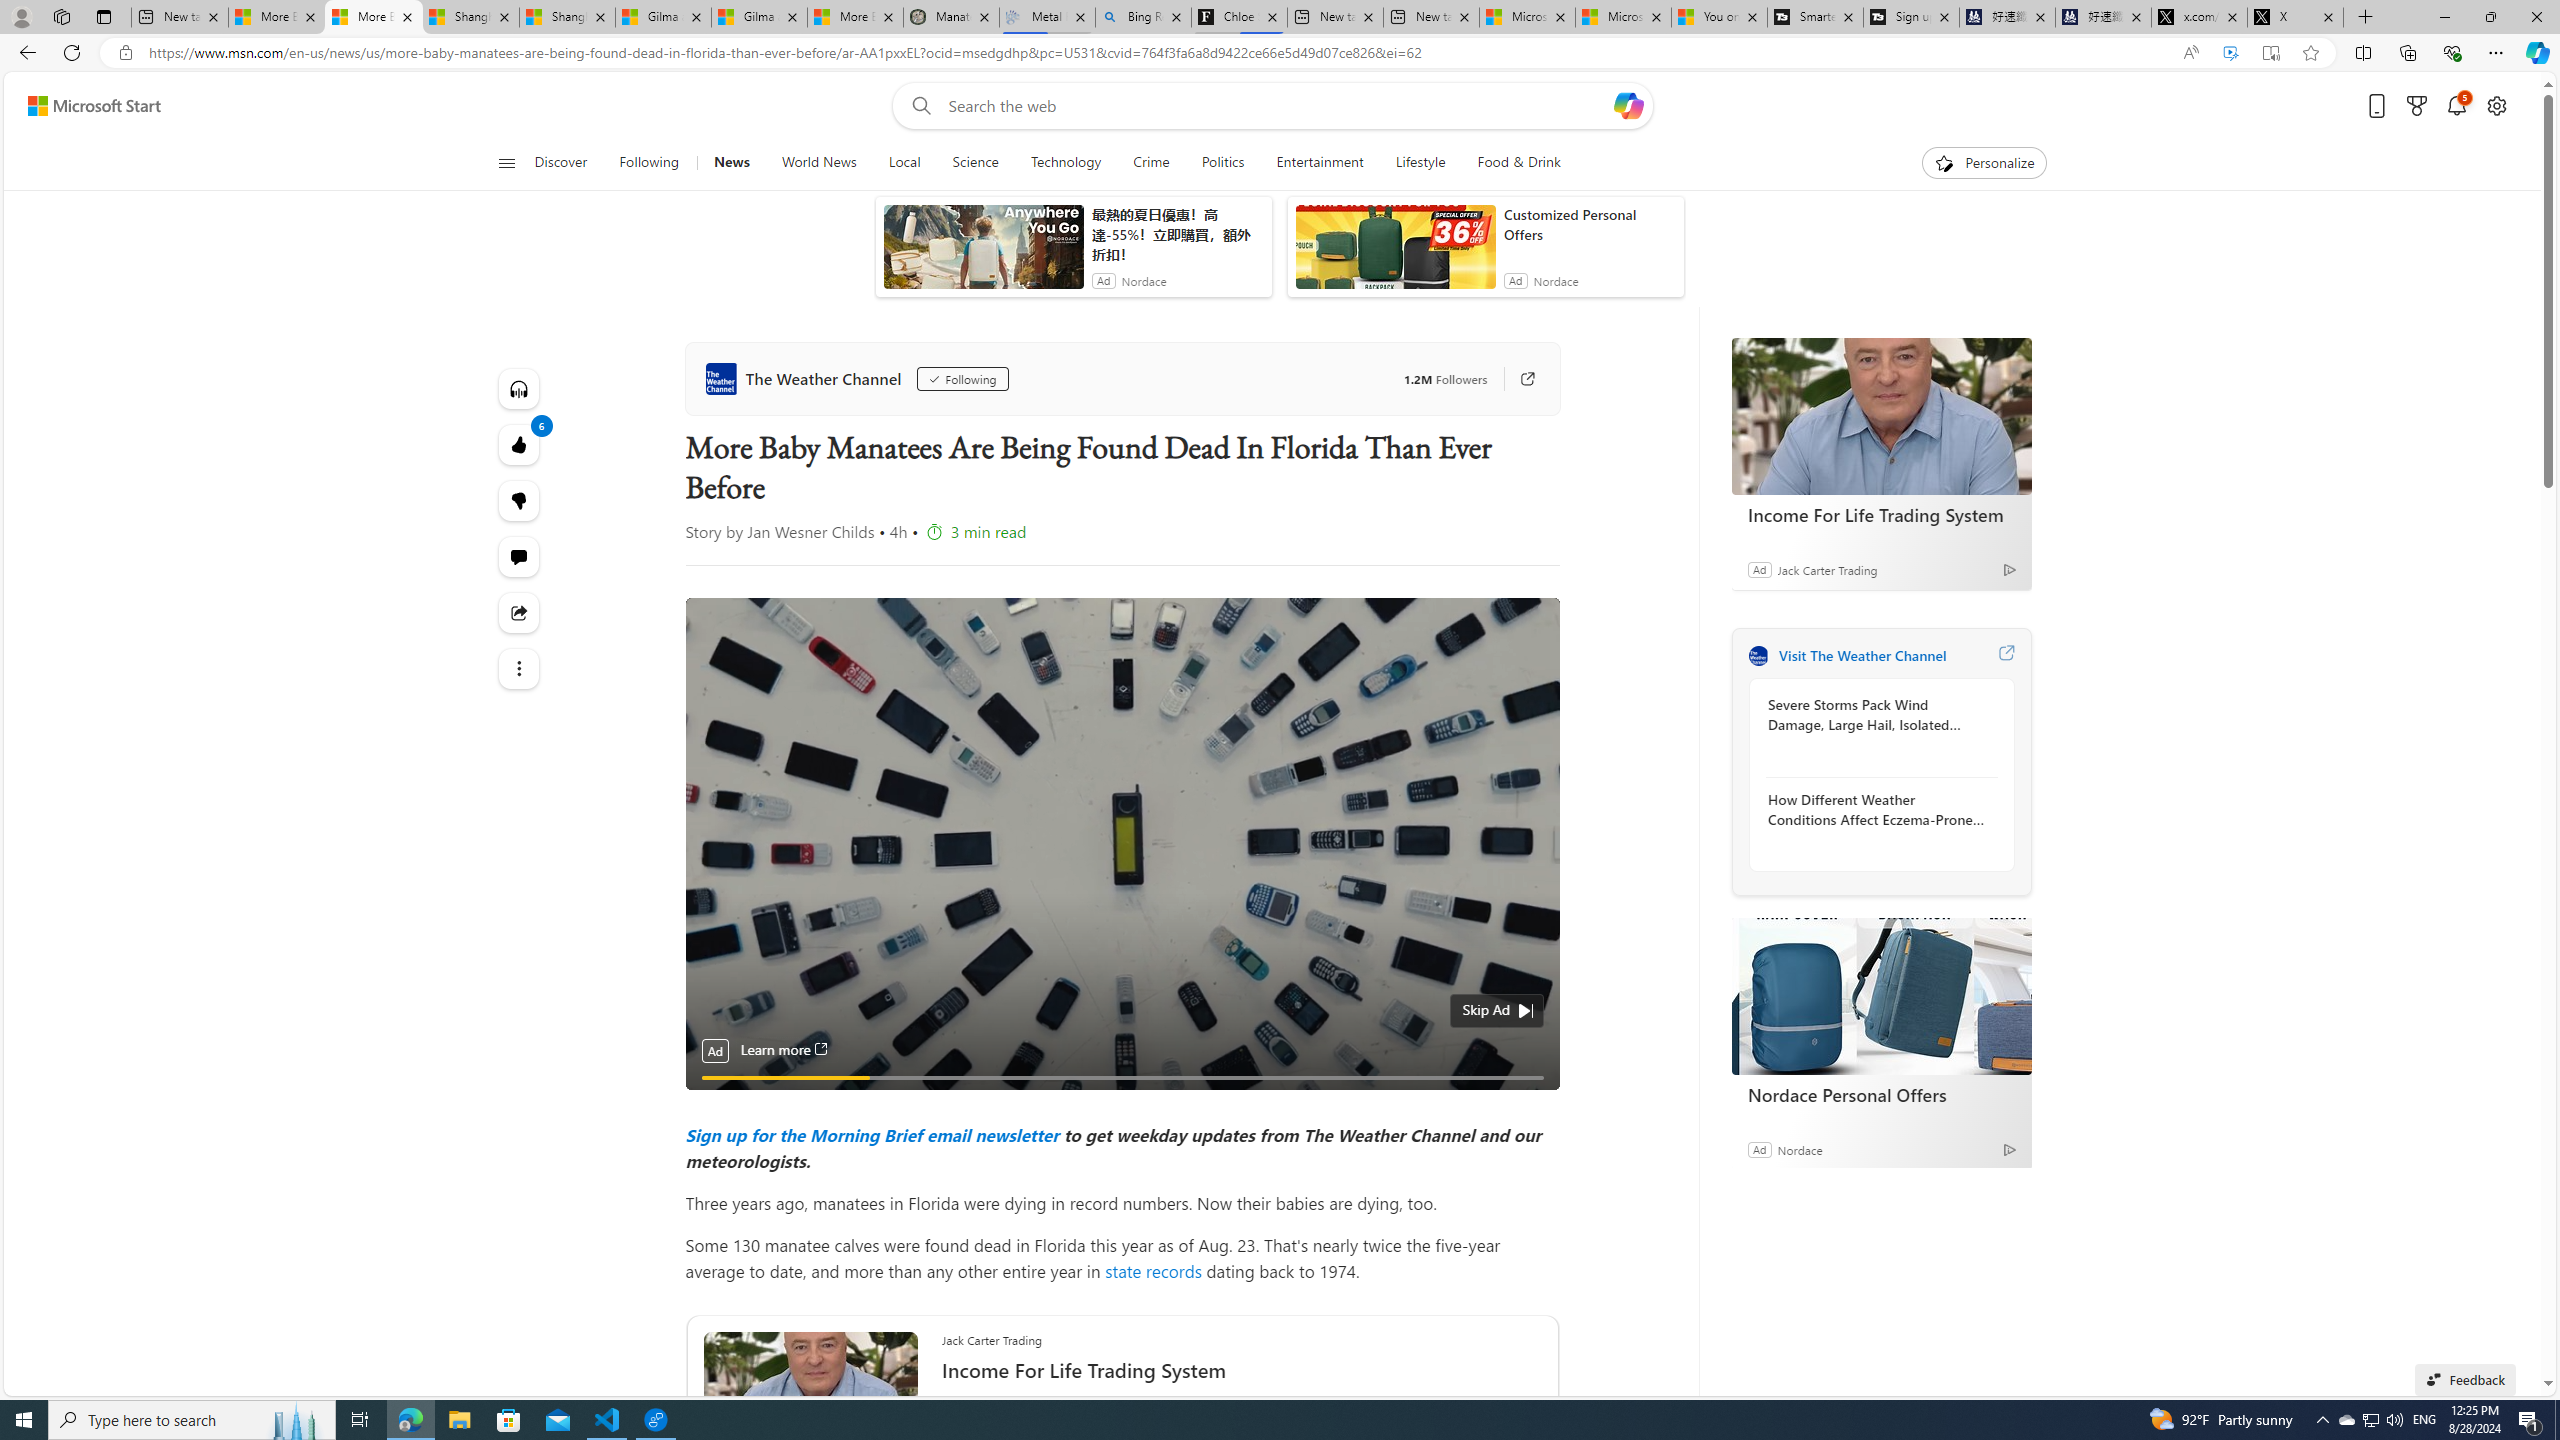  What do you see at coordinates (518, 387) in the screenshot?
I see `'Listen to this article'` at bounding box center [518, 387].